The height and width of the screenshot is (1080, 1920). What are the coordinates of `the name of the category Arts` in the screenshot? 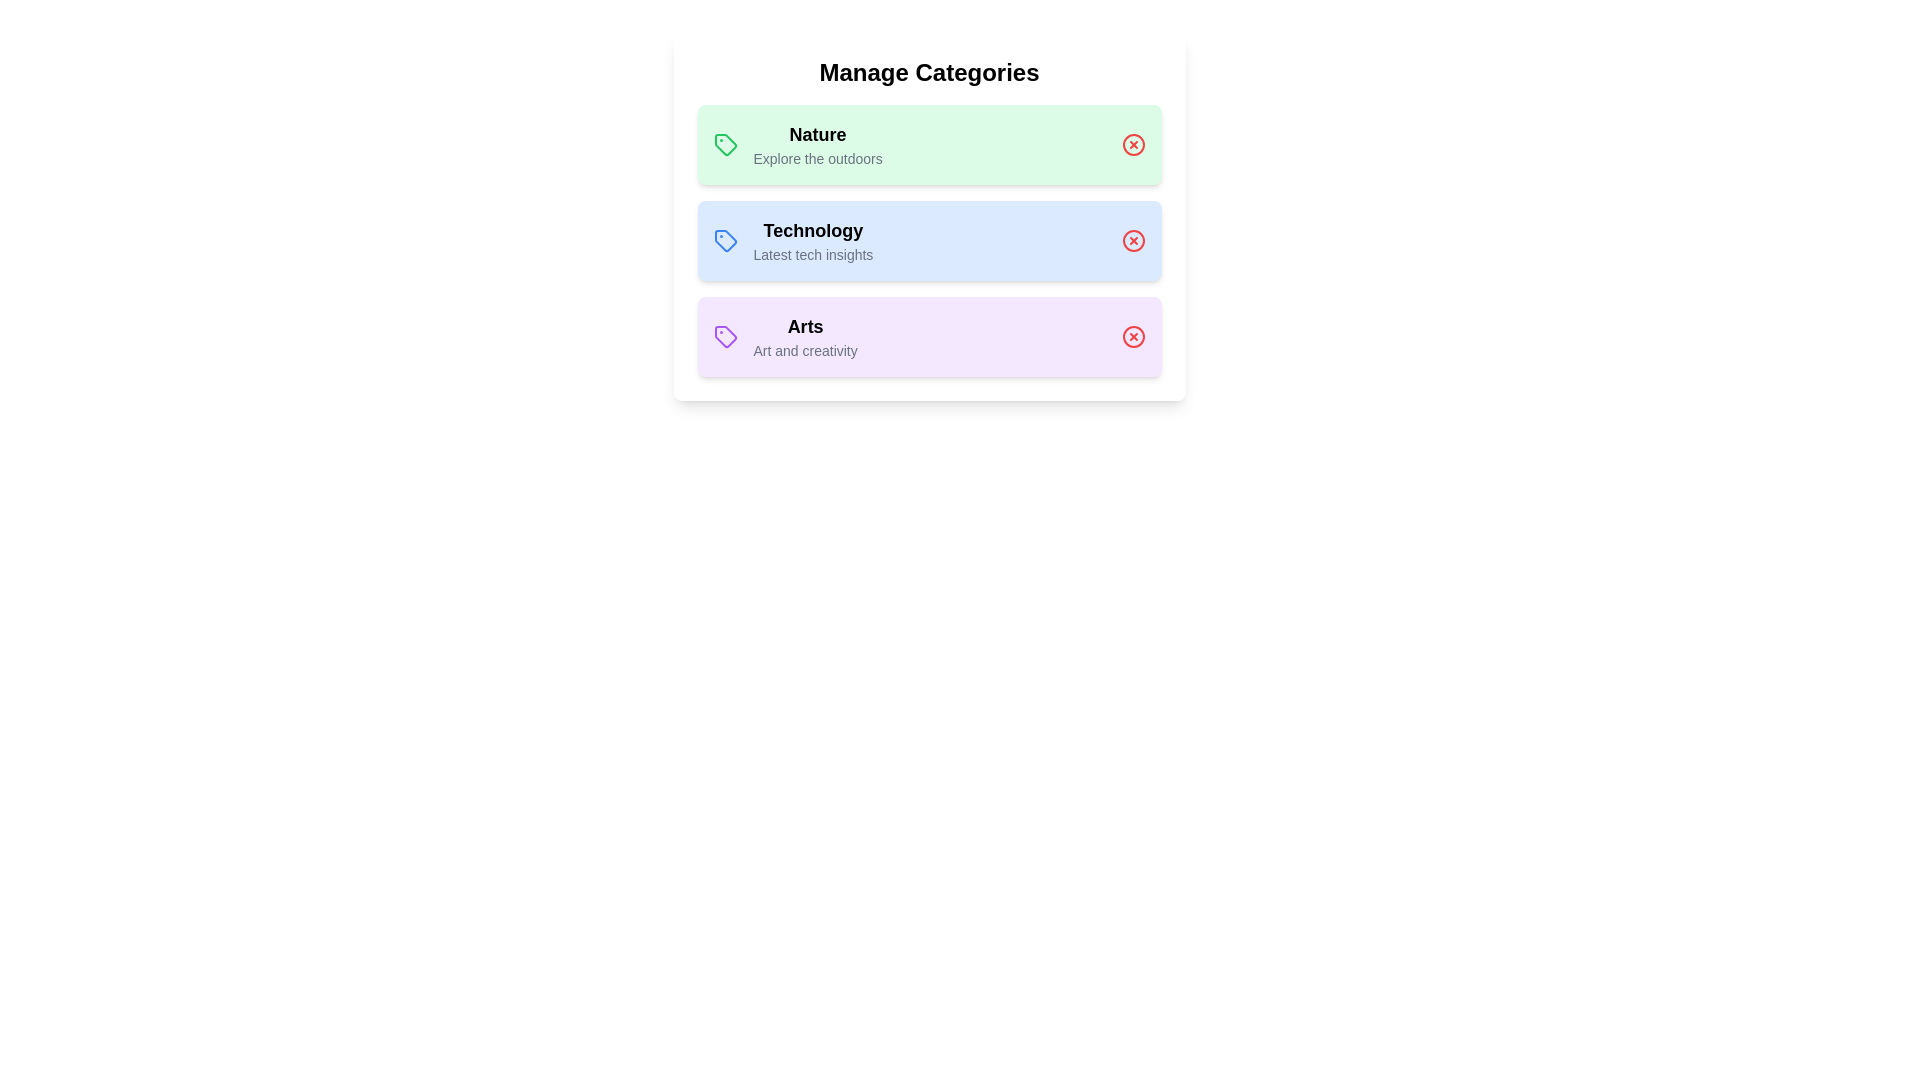 It's located at (805, 326).